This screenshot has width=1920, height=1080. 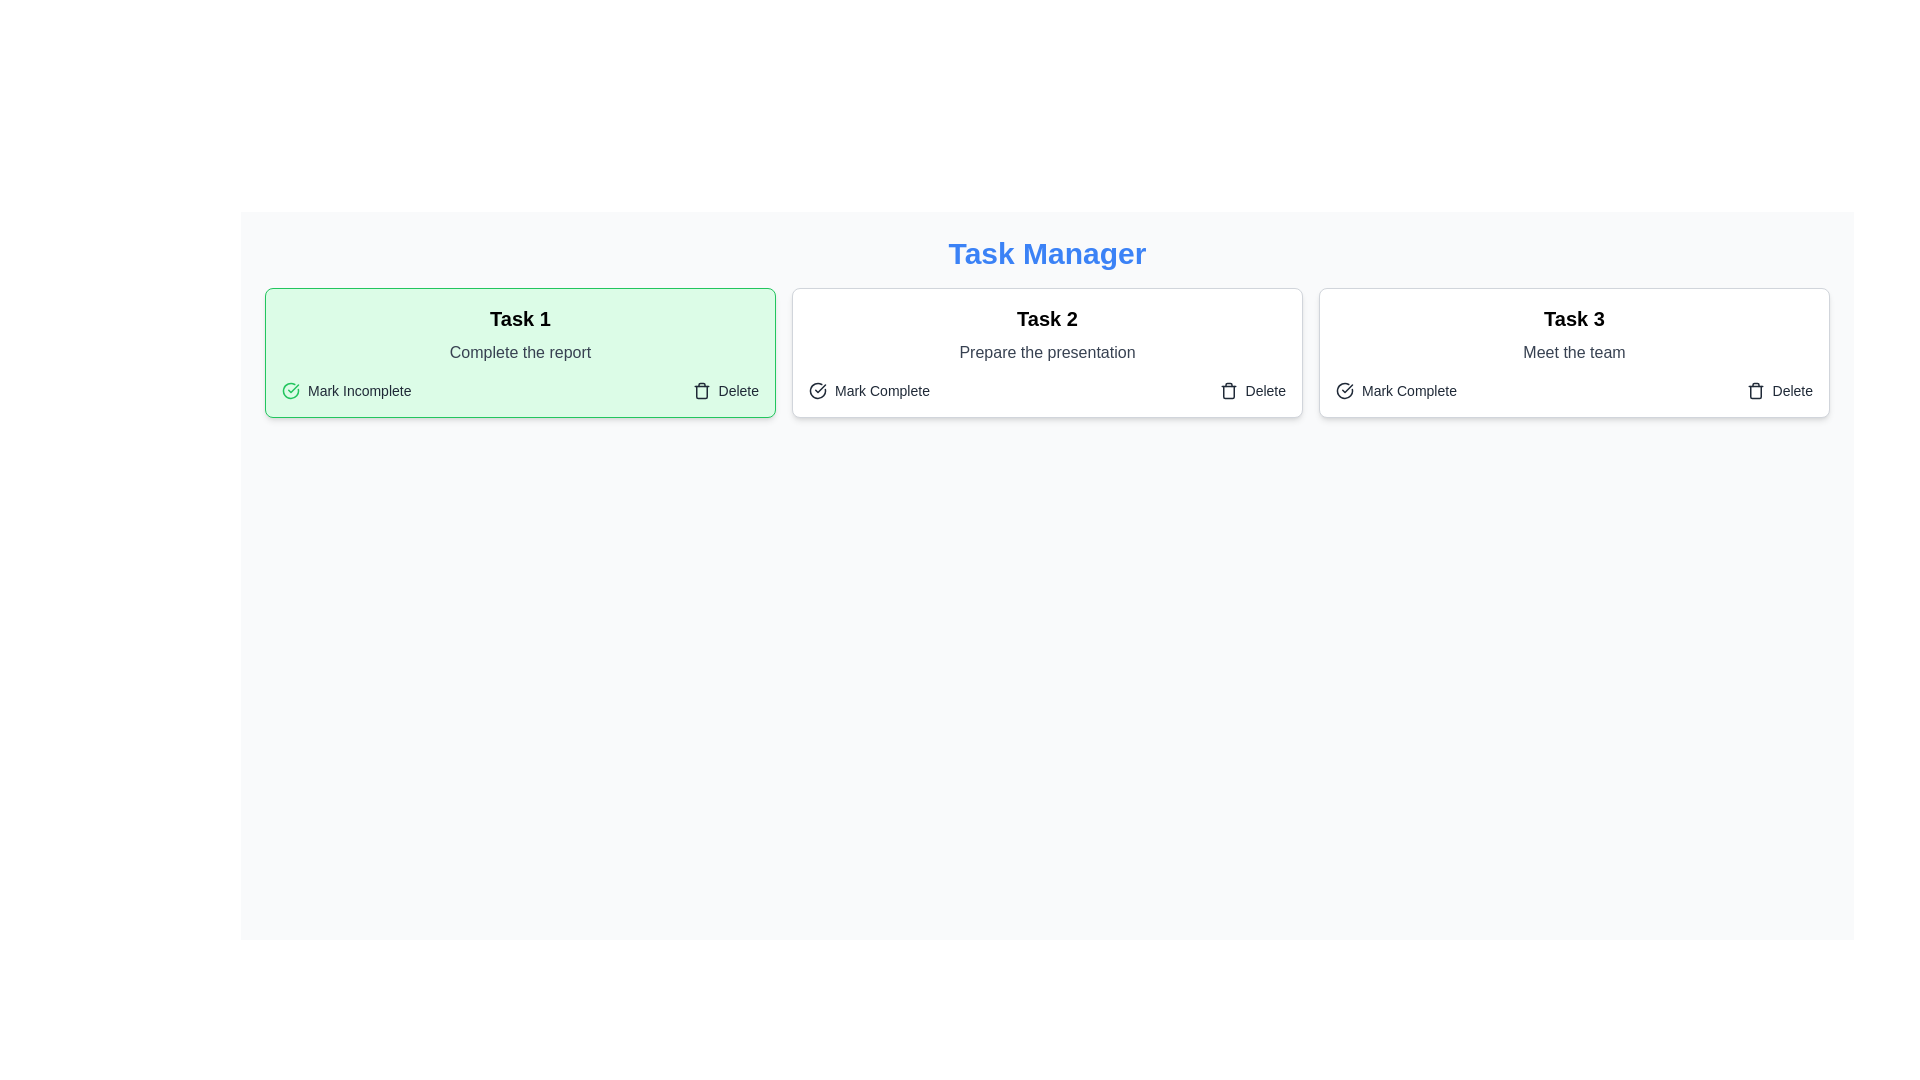 I want to click on the text label at the top of the middle card that serves as the title of the task card, so click(x=1046, y=318).